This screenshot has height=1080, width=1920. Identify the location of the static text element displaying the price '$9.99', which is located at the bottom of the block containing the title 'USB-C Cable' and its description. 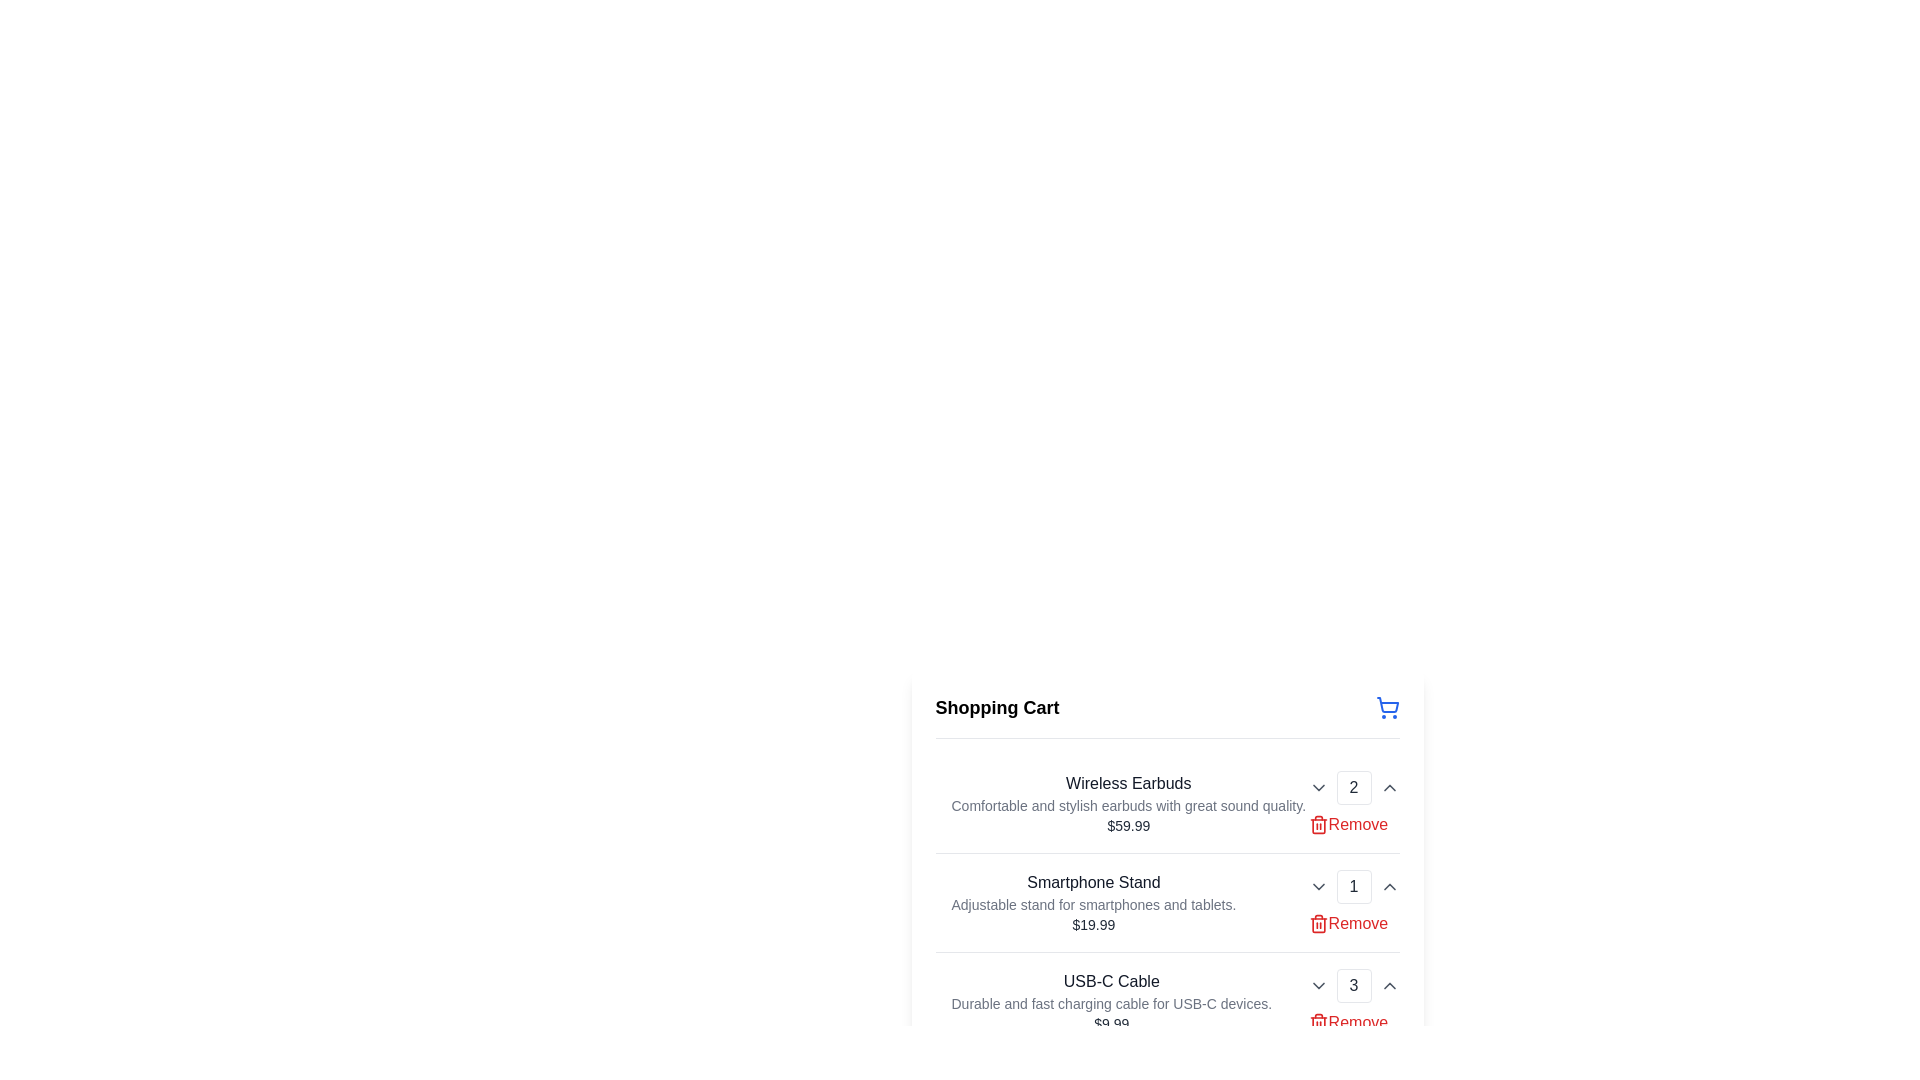
(1110, 1023).